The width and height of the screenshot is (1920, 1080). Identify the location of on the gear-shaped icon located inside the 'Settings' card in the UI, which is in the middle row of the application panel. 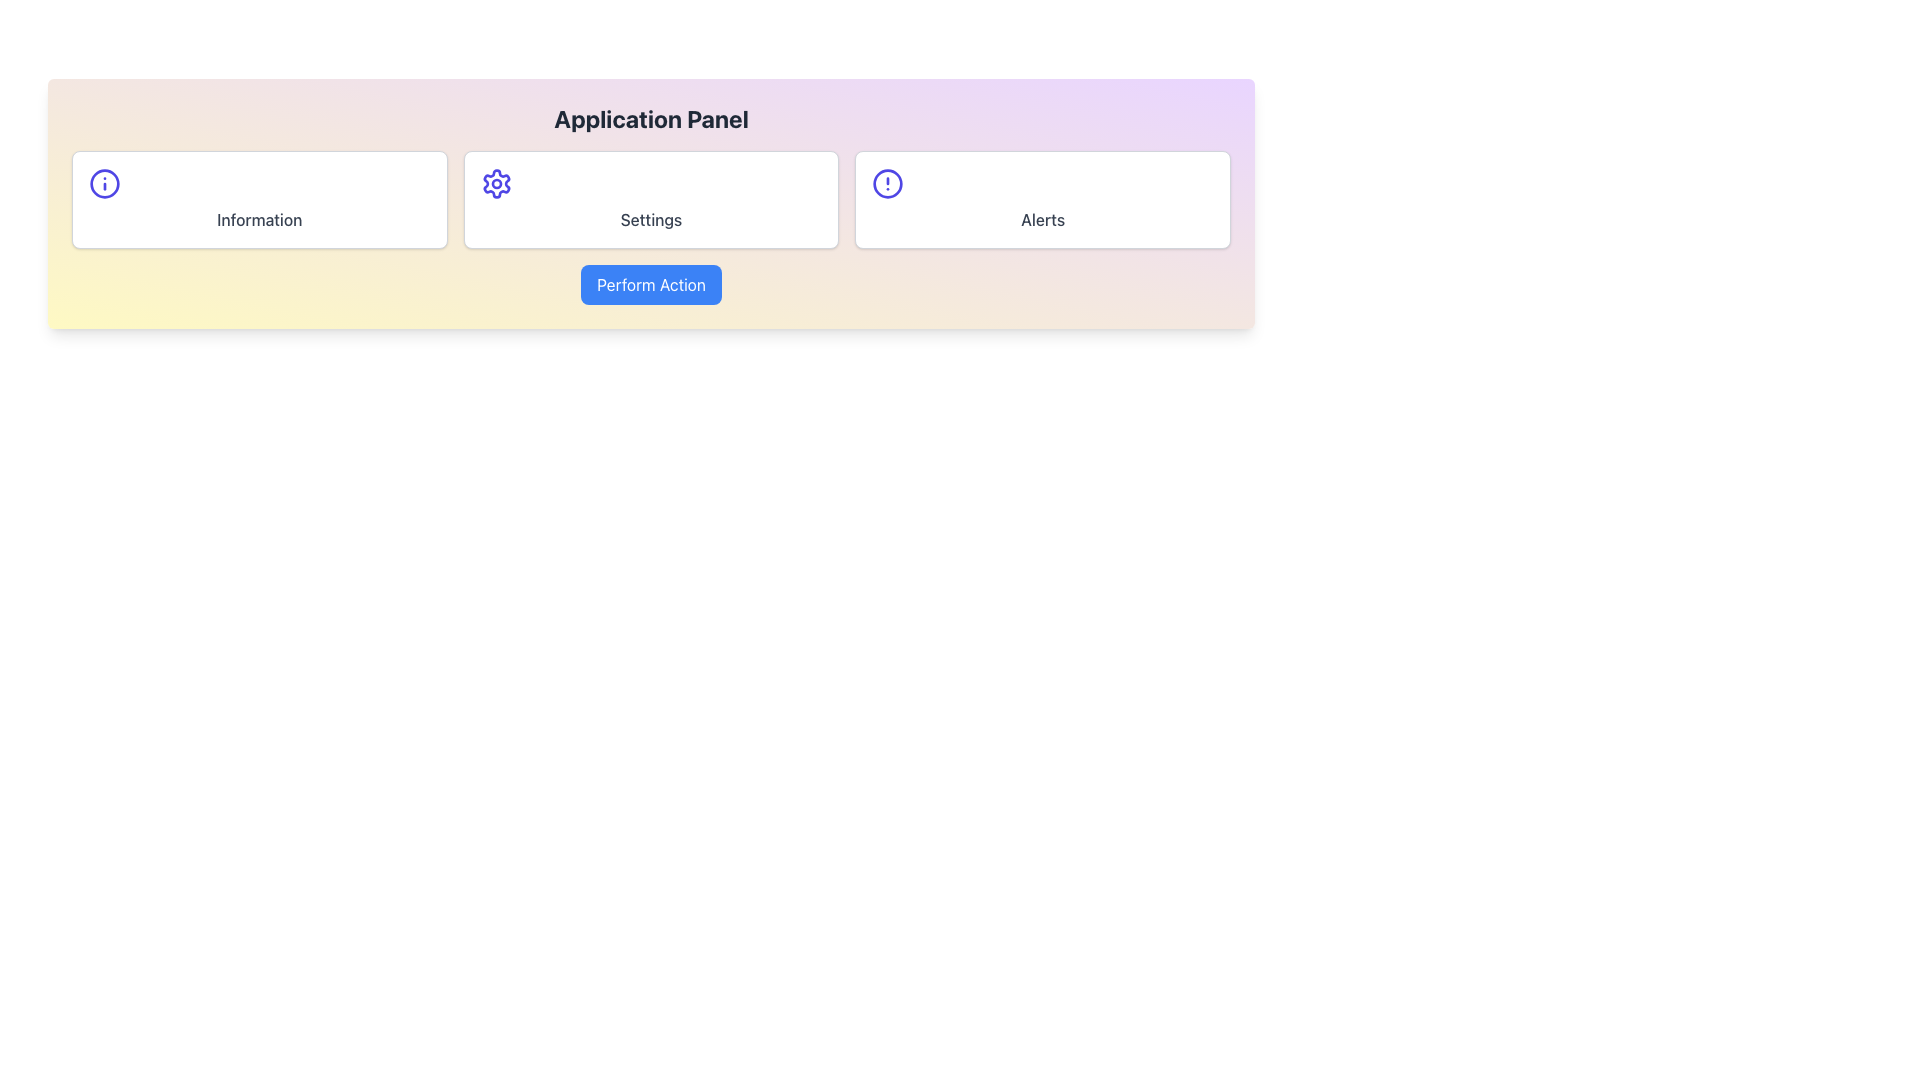
(496, 184).